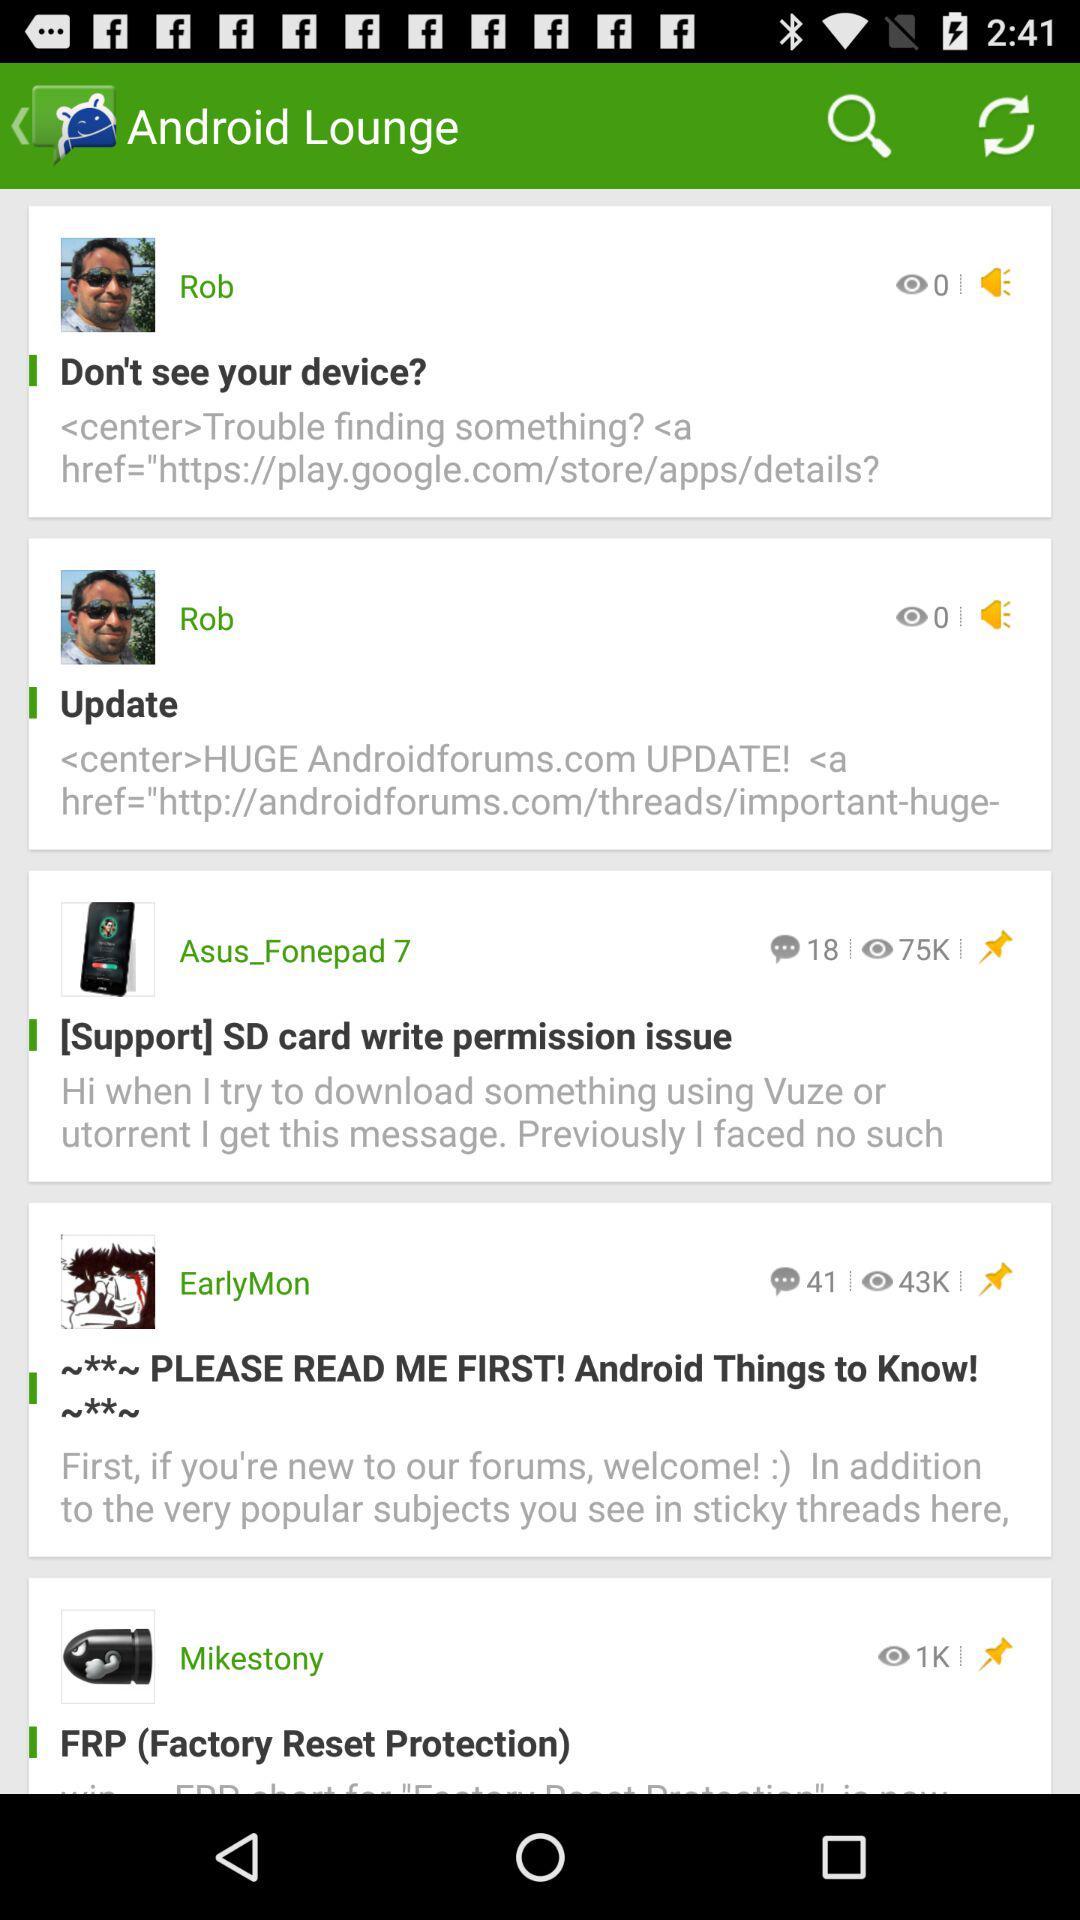 This screenshot has width=1080, height=1920. What do you see at coordinates (540, 790) in the screenshot?
I see `the center huge androidforums icon` at bounding box center [540, 790].